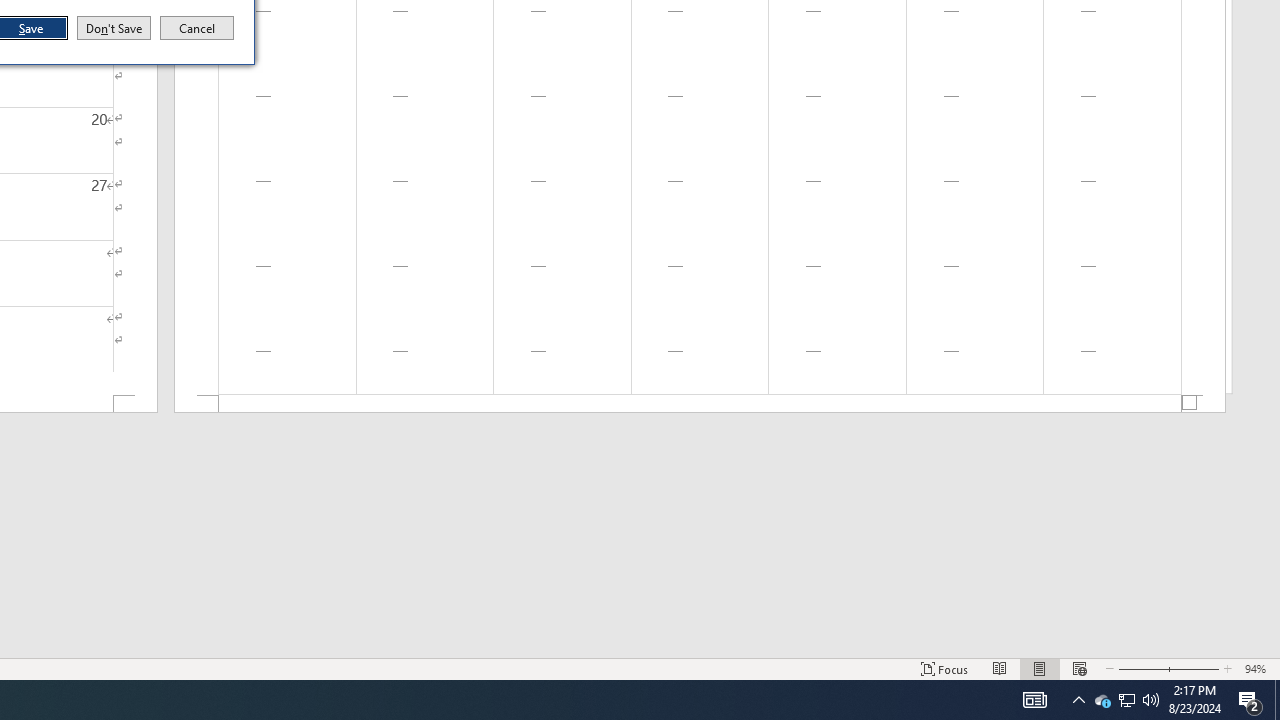 This screenshot has width=1280, height=720. Describe the element at coordinates (112, 28) in the screenshot. I see `'Don'` at that location.